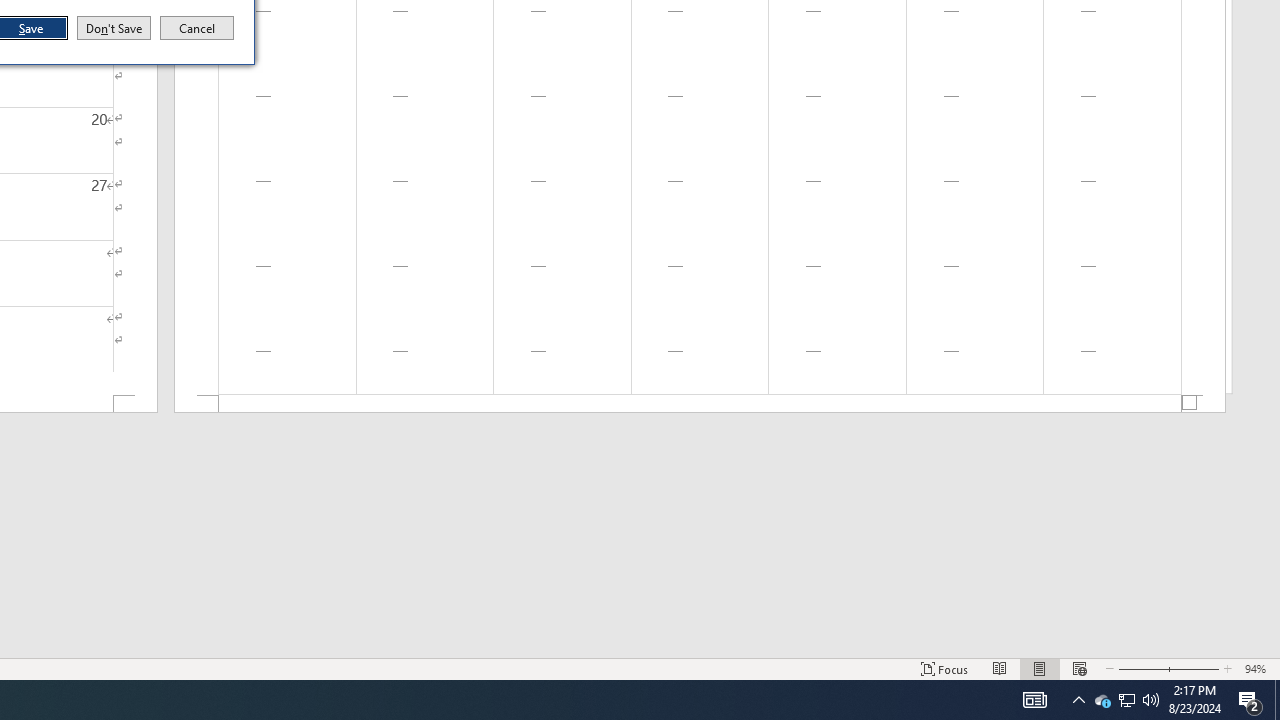 This screenshot has width=1280, height=720. Describe the element at coordinates (112, 28) in the screenshot. I see `'Don'` at that location.